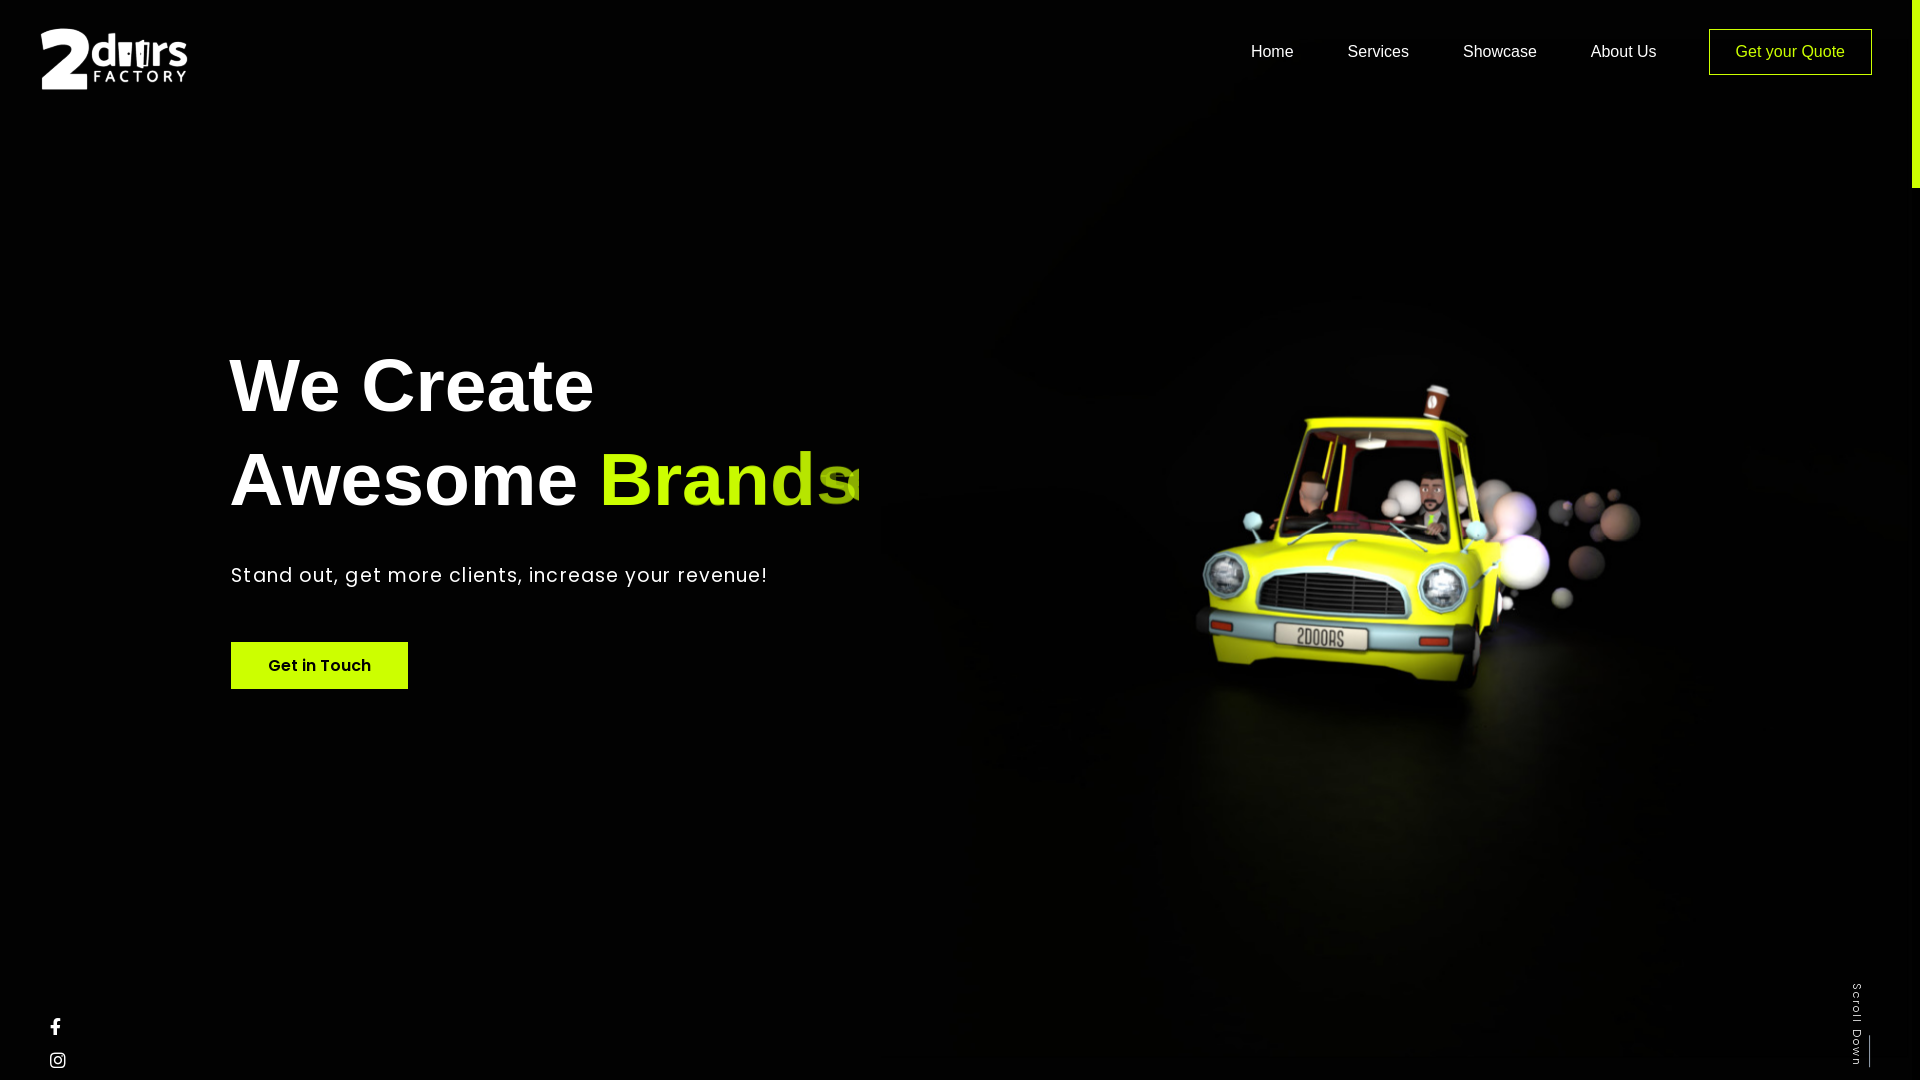  What do you see at coordinates (1587, 49) in the screenshot?
I see `'About Us'` at bounding box center [1587, 49].